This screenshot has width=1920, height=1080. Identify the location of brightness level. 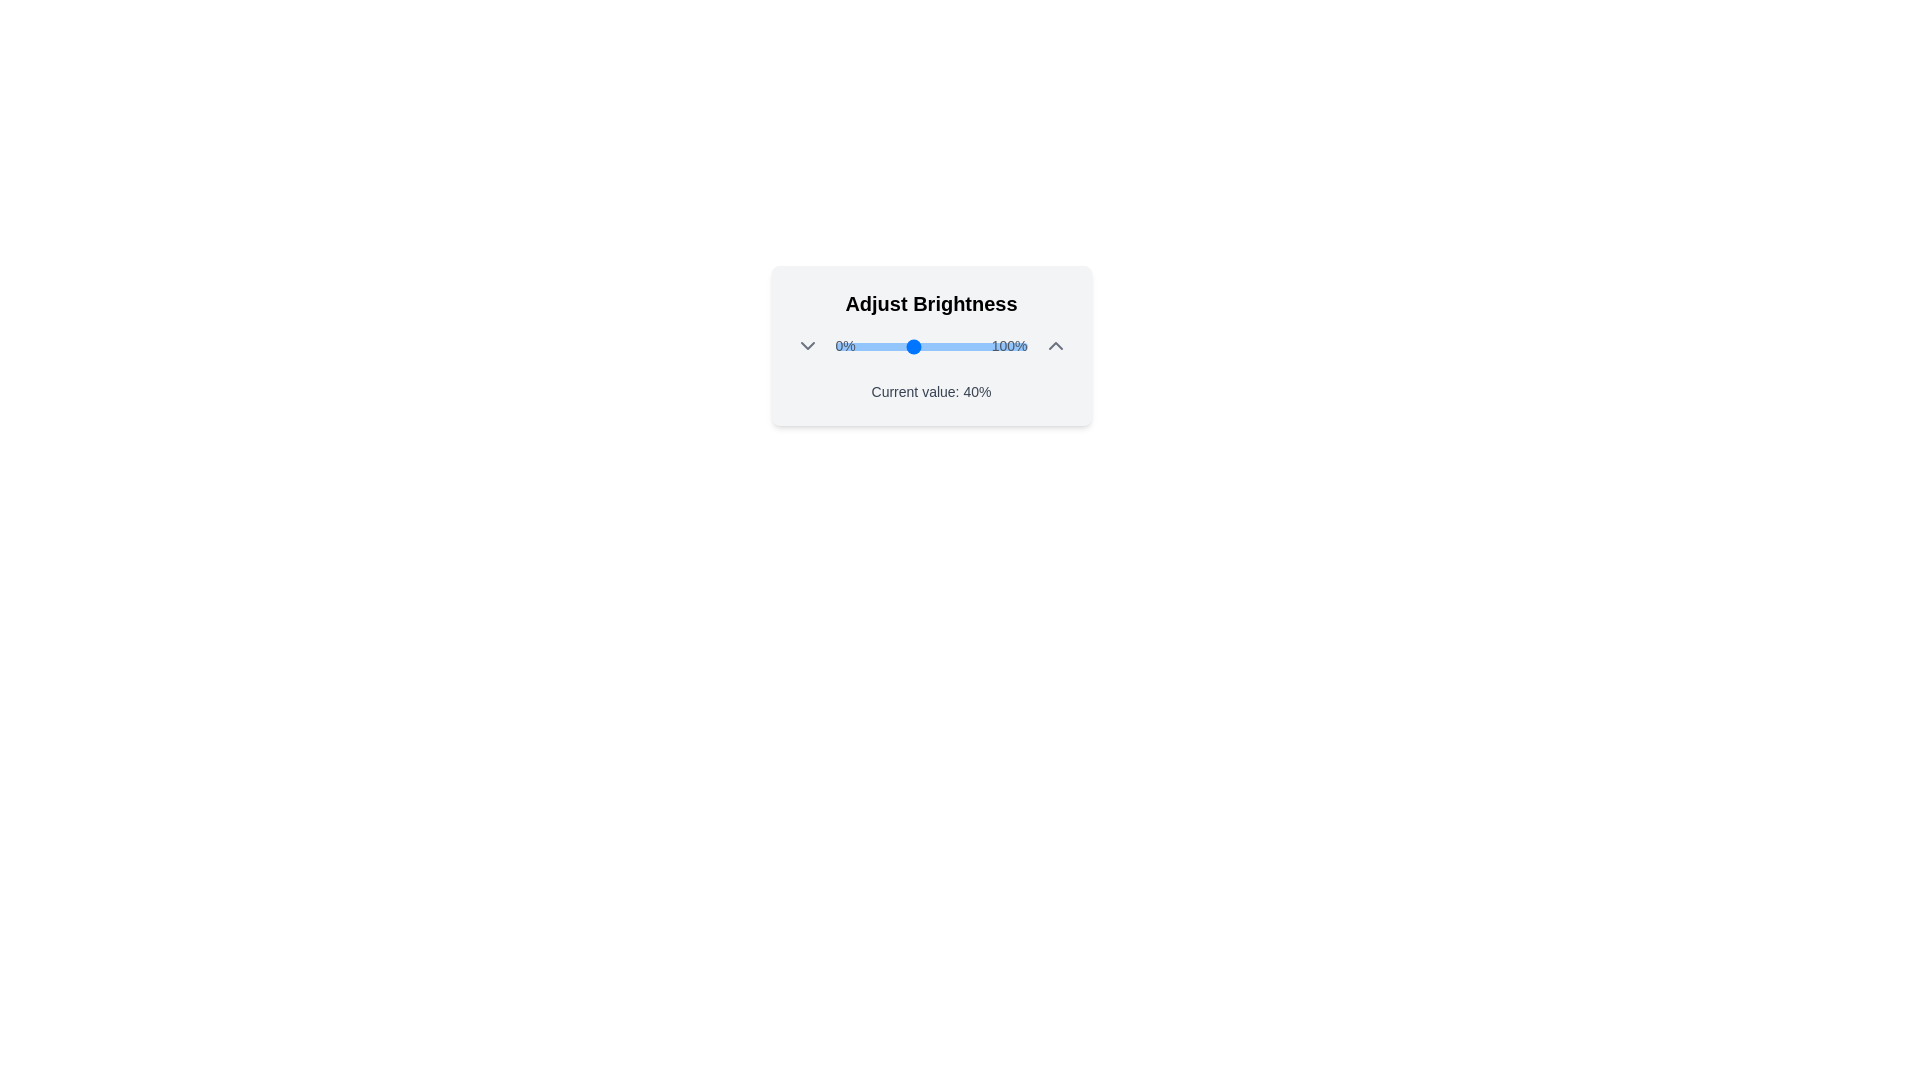
(944, 346).